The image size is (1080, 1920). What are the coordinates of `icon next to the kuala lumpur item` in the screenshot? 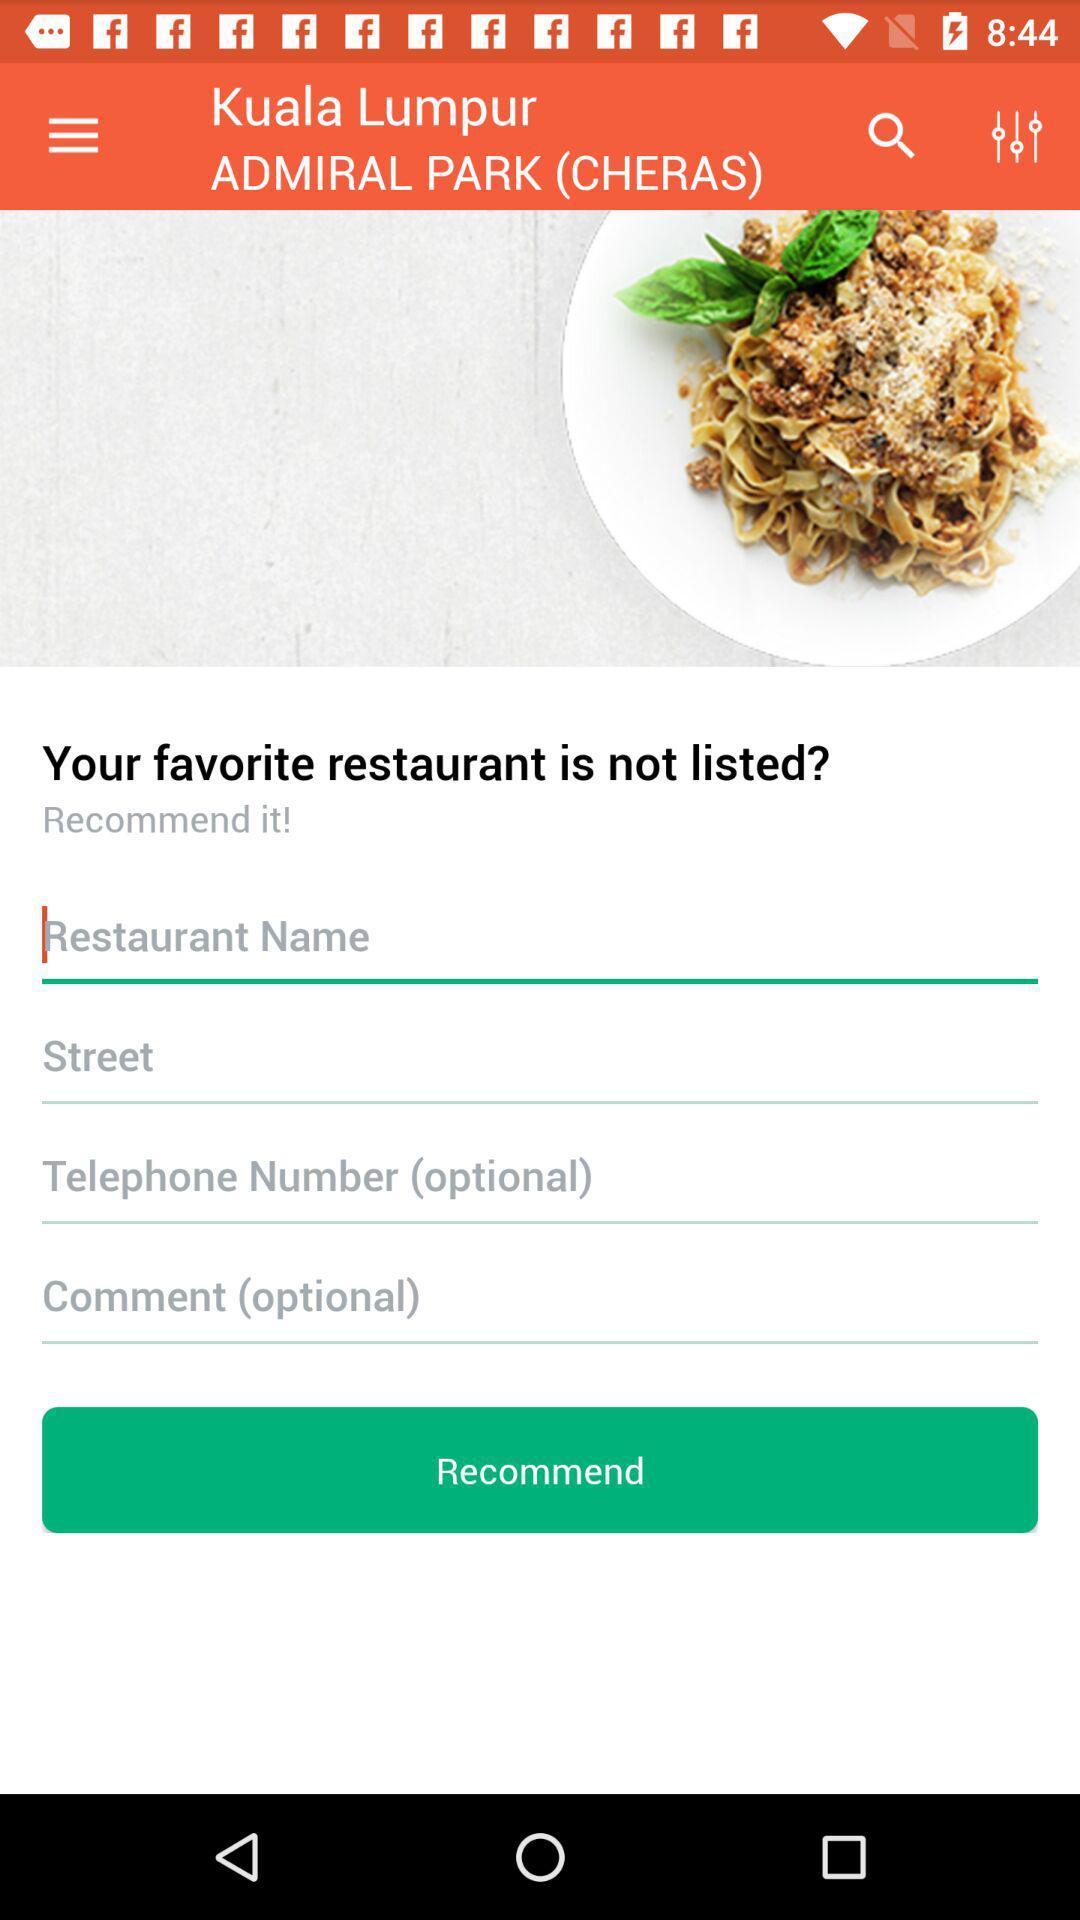 It's located at (72, 135).